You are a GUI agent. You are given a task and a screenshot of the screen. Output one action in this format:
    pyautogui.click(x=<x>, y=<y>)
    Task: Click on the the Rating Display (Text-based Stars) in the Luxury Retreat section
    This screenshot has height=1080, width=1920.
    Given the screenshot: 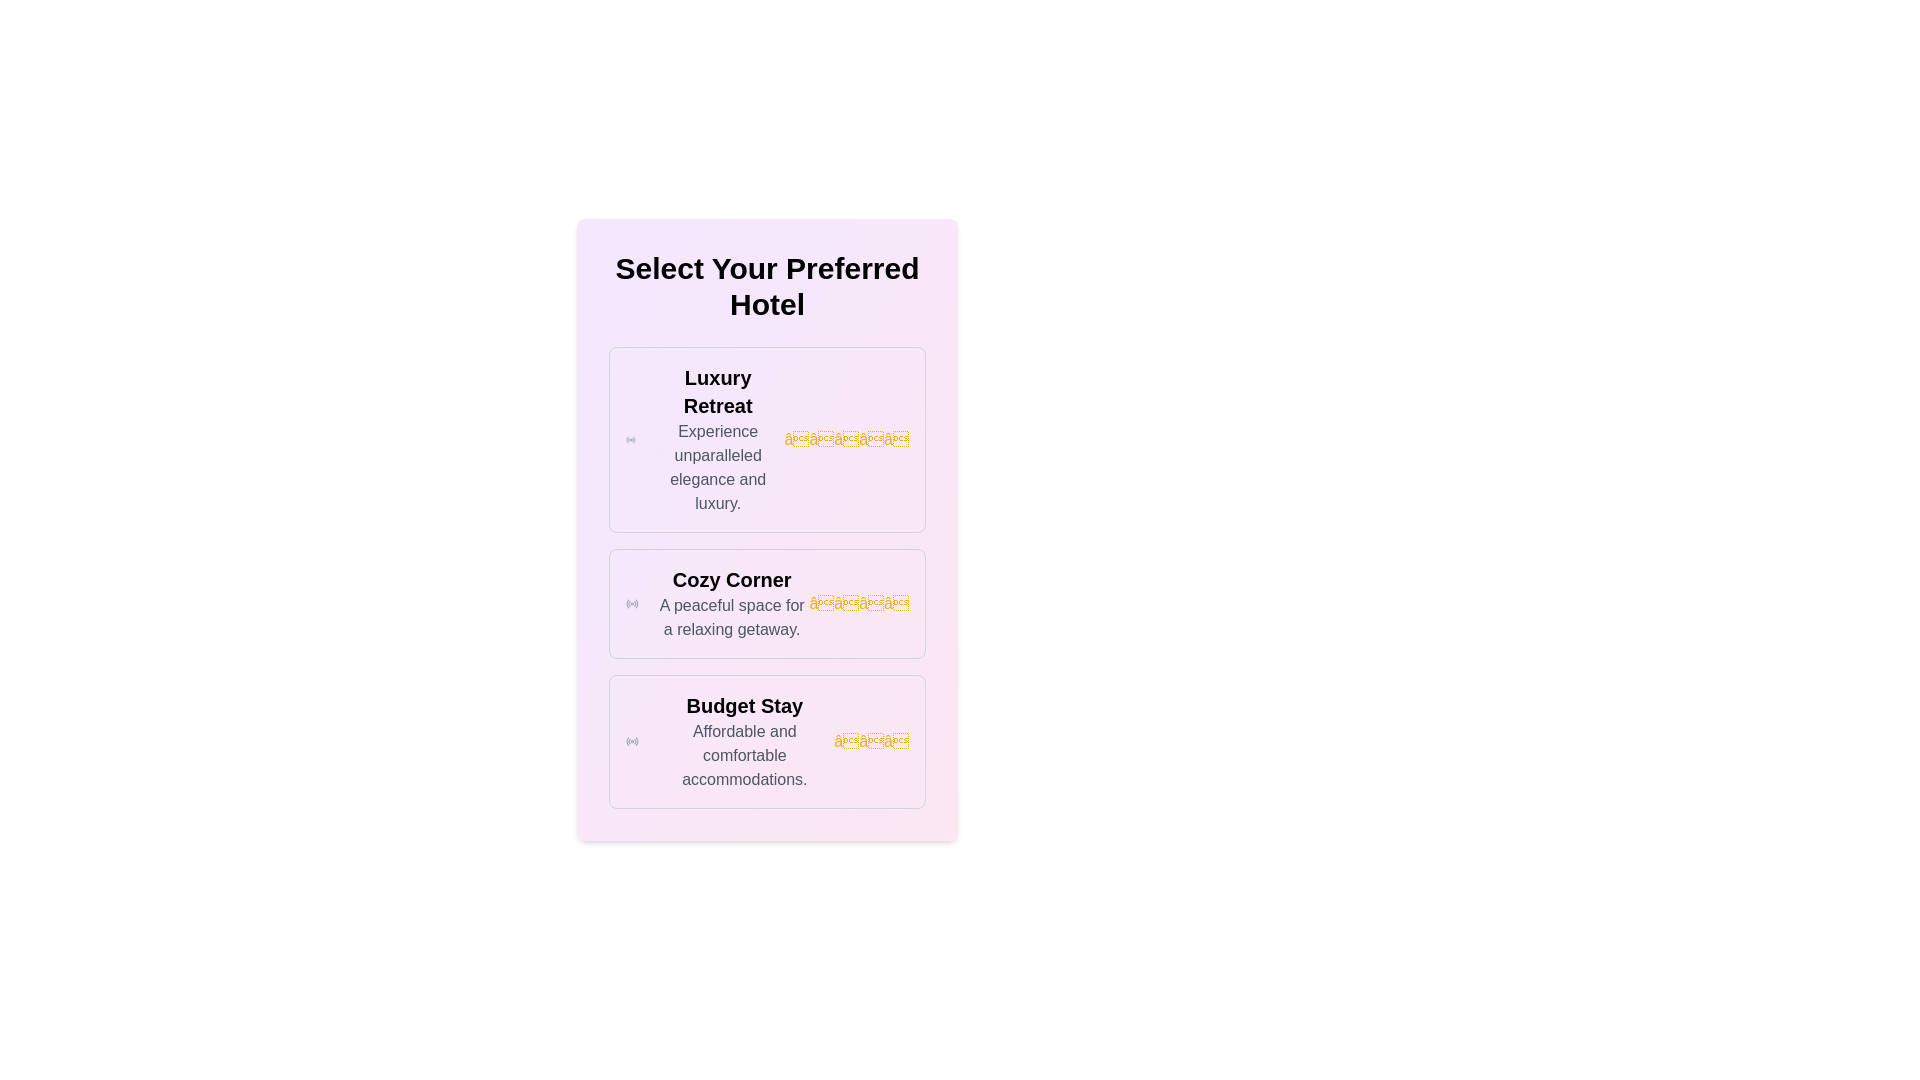 What is the action you would take?
    pyautogui.click(x=846, y=438)
    